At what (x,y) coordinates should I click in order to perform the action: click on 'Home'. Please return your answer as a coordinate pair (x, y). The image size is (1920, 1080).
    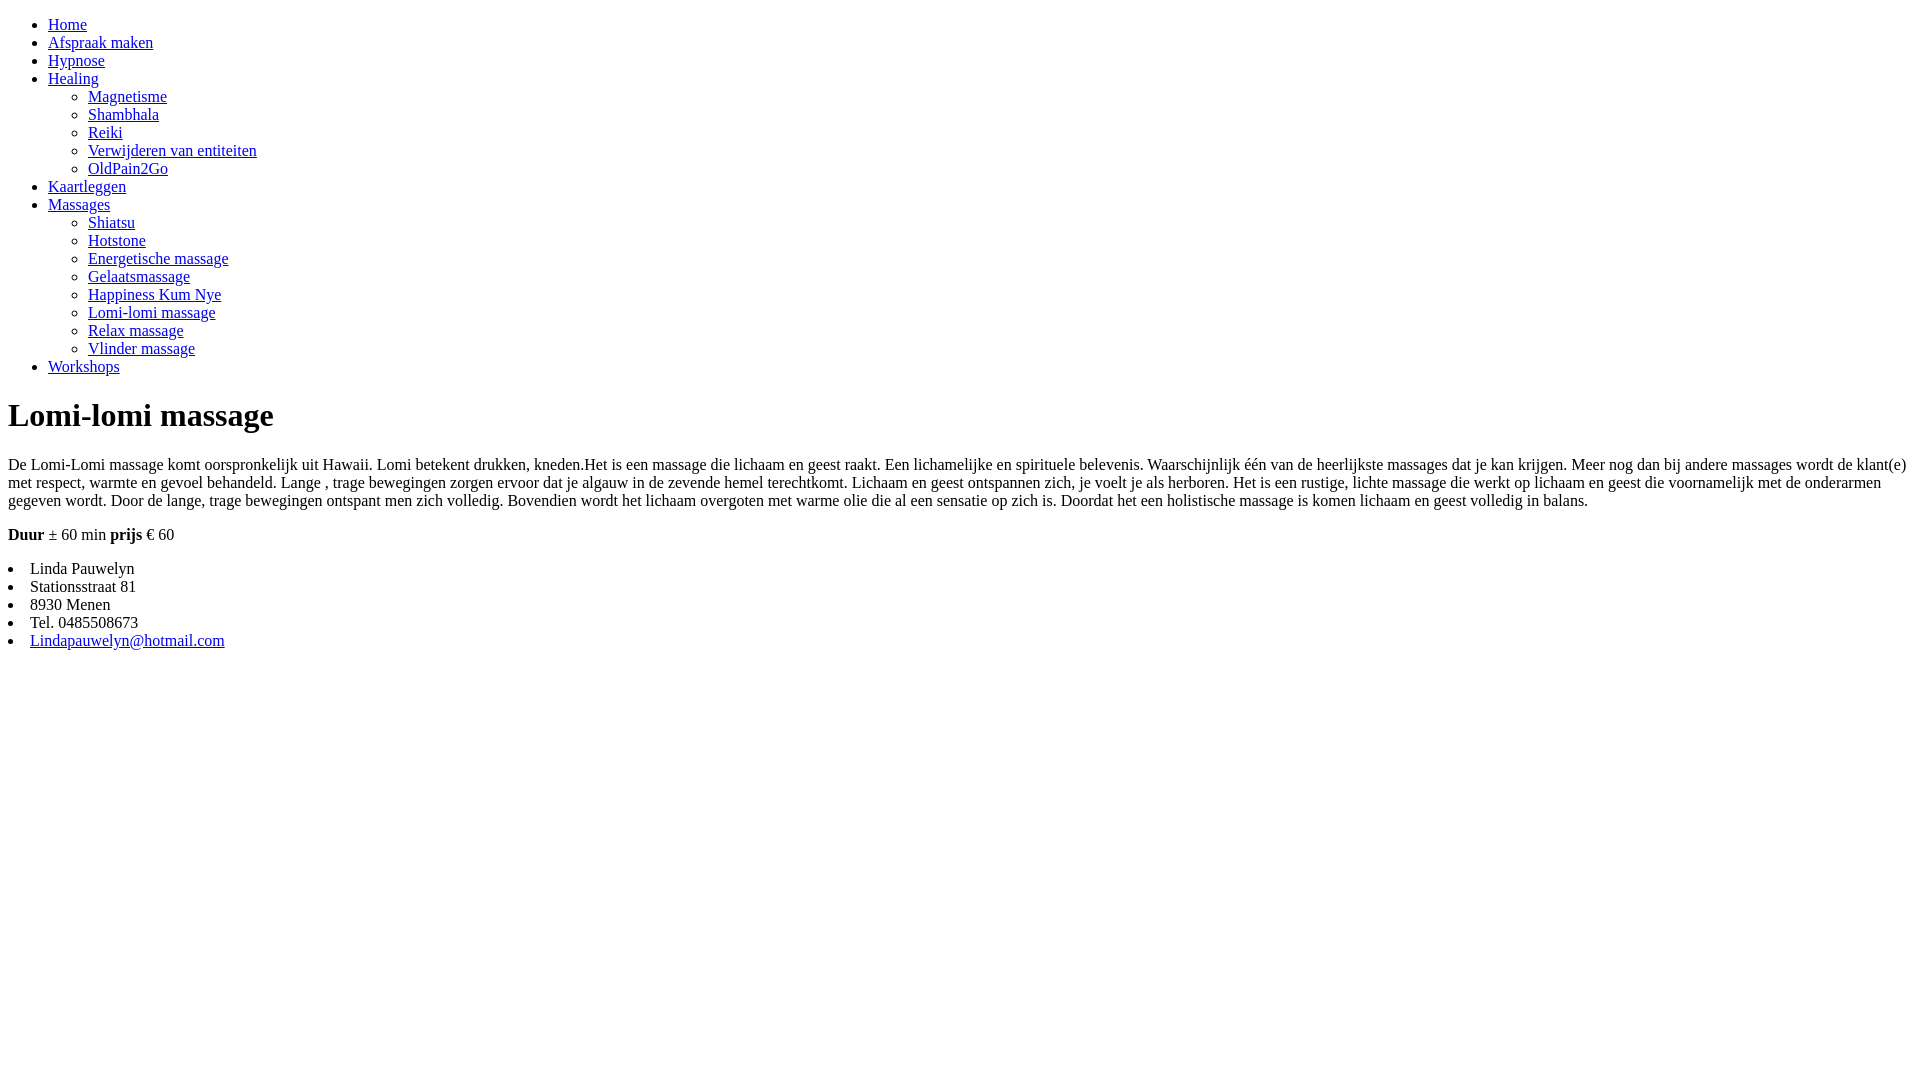
    Looking at the image, I should click on (67, 24).